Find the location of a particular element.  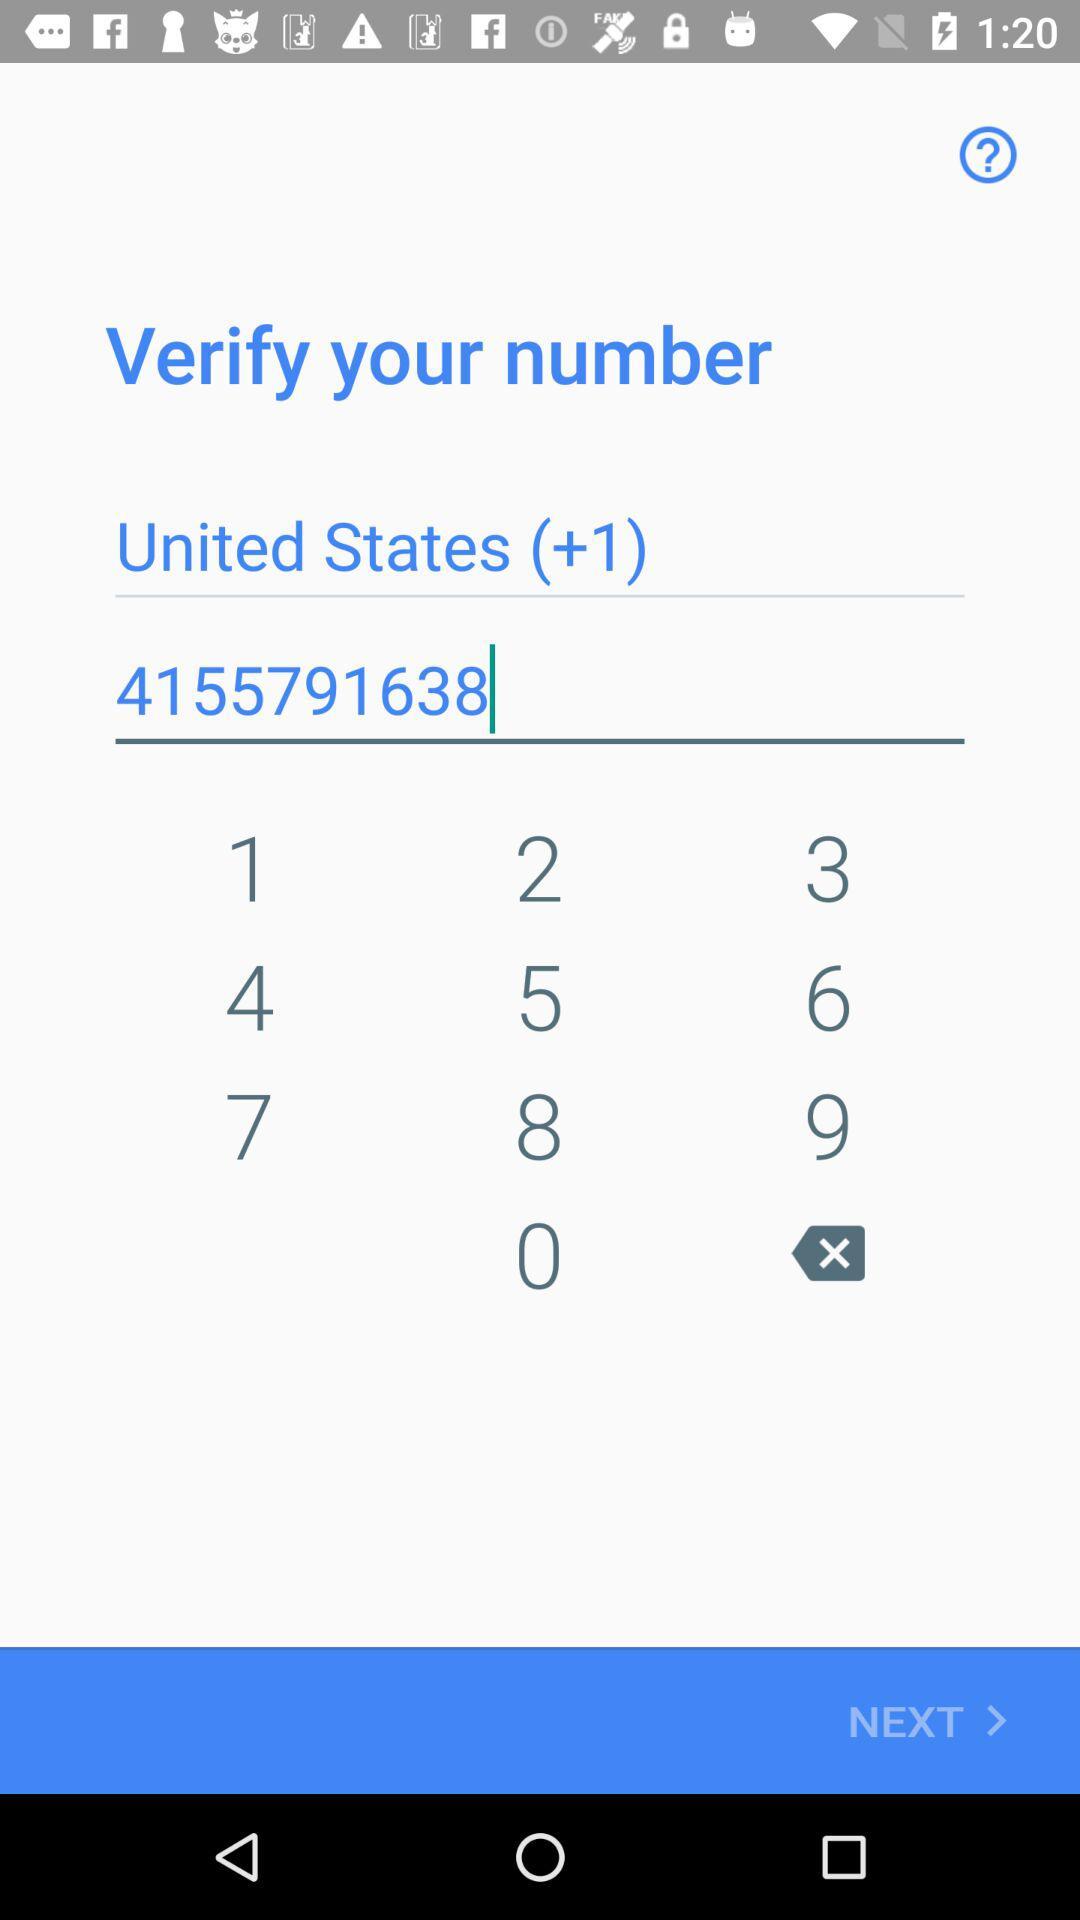

the help icon is located at coordinates (987, 153).